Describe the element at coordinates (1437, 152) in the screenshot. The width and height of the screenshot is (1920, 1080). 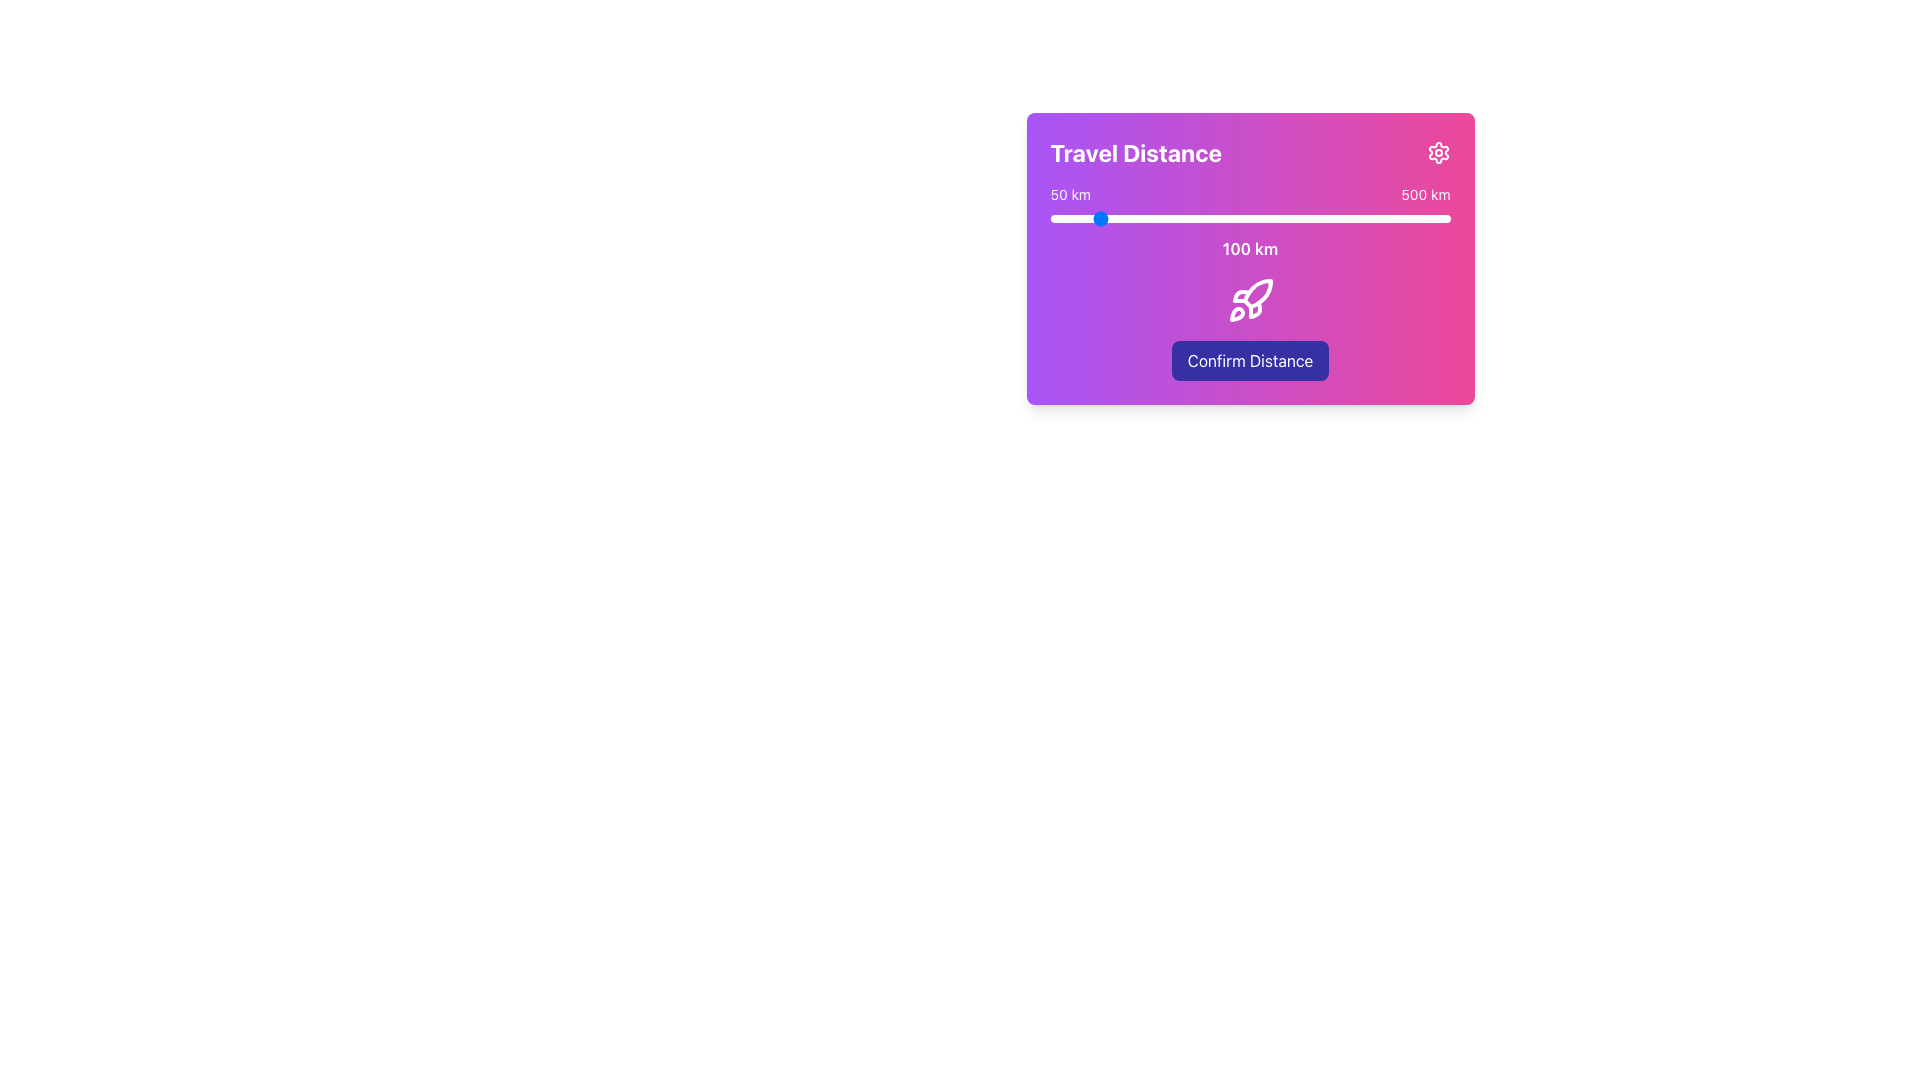
I see `the settings icon located at the top-right corner of the 'Travel Distance' card` at that location.